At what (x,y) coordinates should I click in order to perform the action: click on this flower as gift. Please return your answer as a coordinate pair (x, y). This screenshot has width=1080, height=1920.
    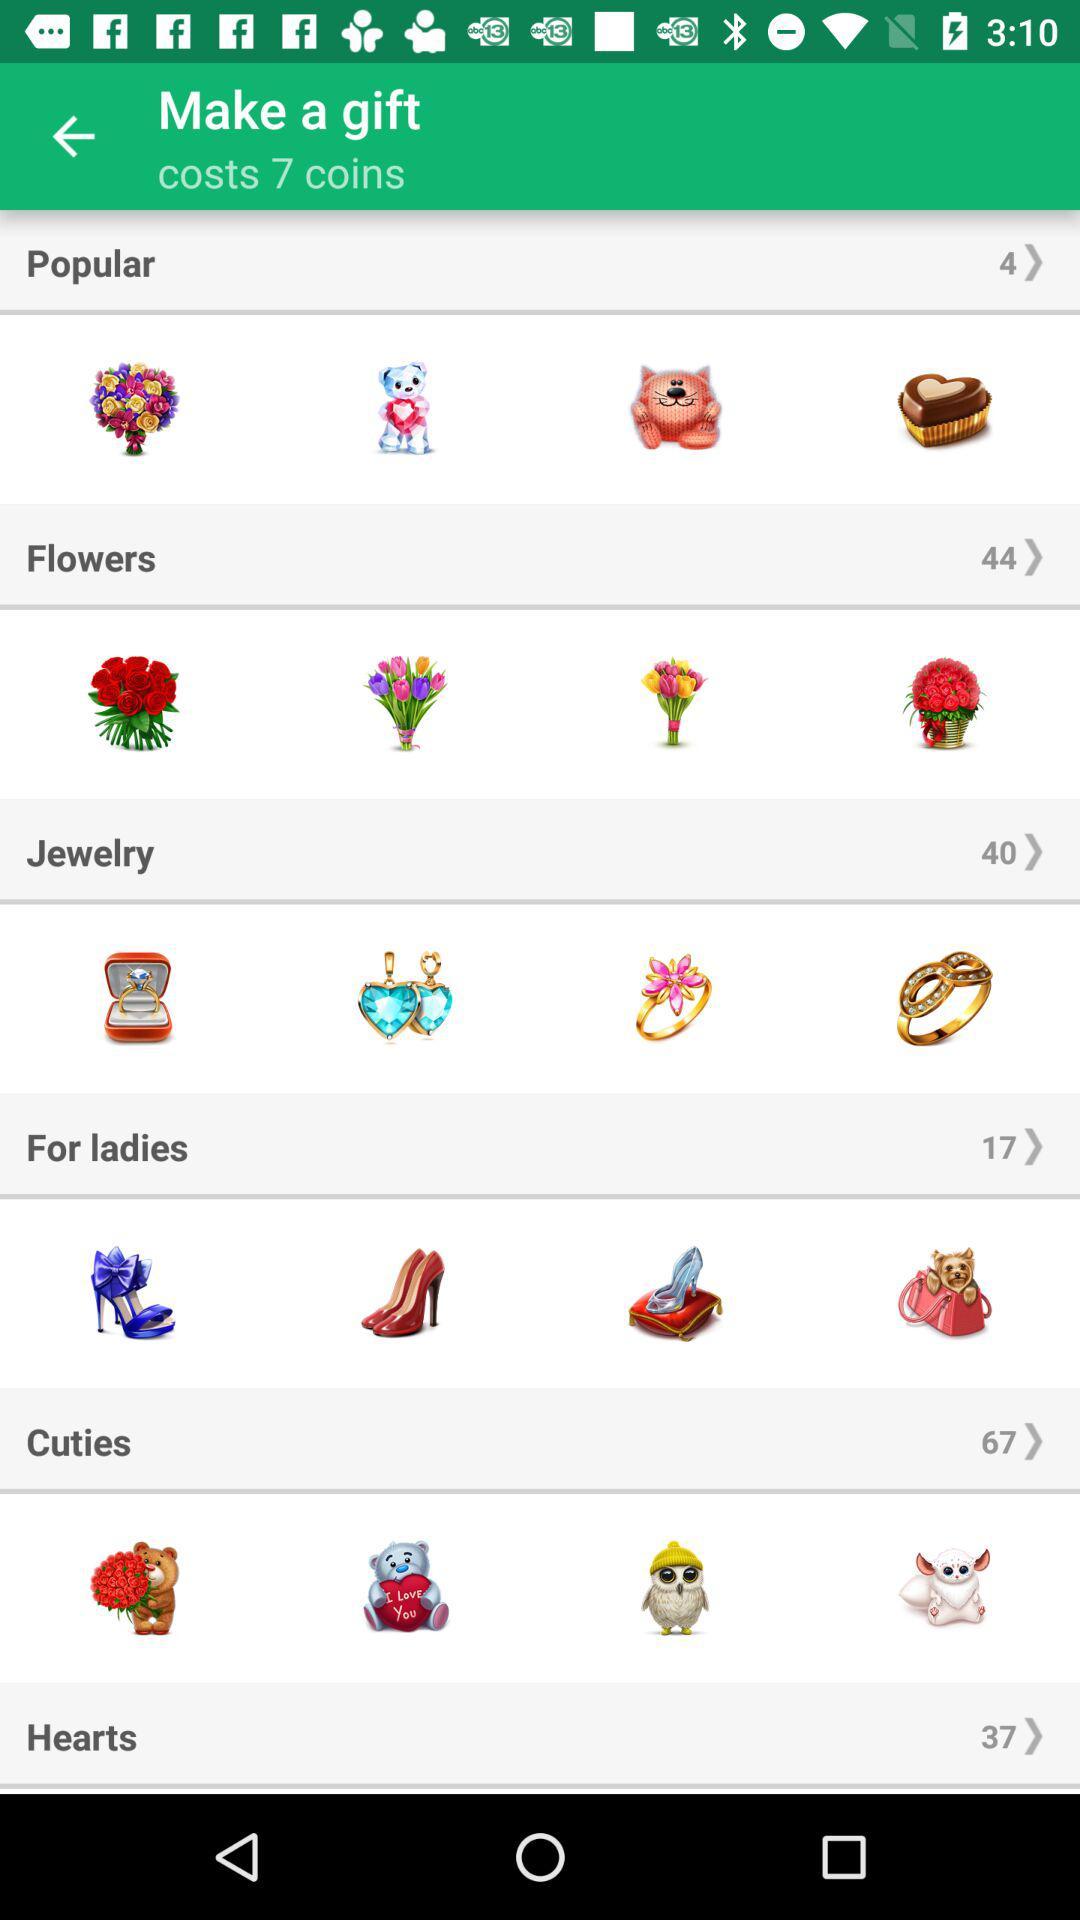
    Looking at the image, I should click on (675, 704).